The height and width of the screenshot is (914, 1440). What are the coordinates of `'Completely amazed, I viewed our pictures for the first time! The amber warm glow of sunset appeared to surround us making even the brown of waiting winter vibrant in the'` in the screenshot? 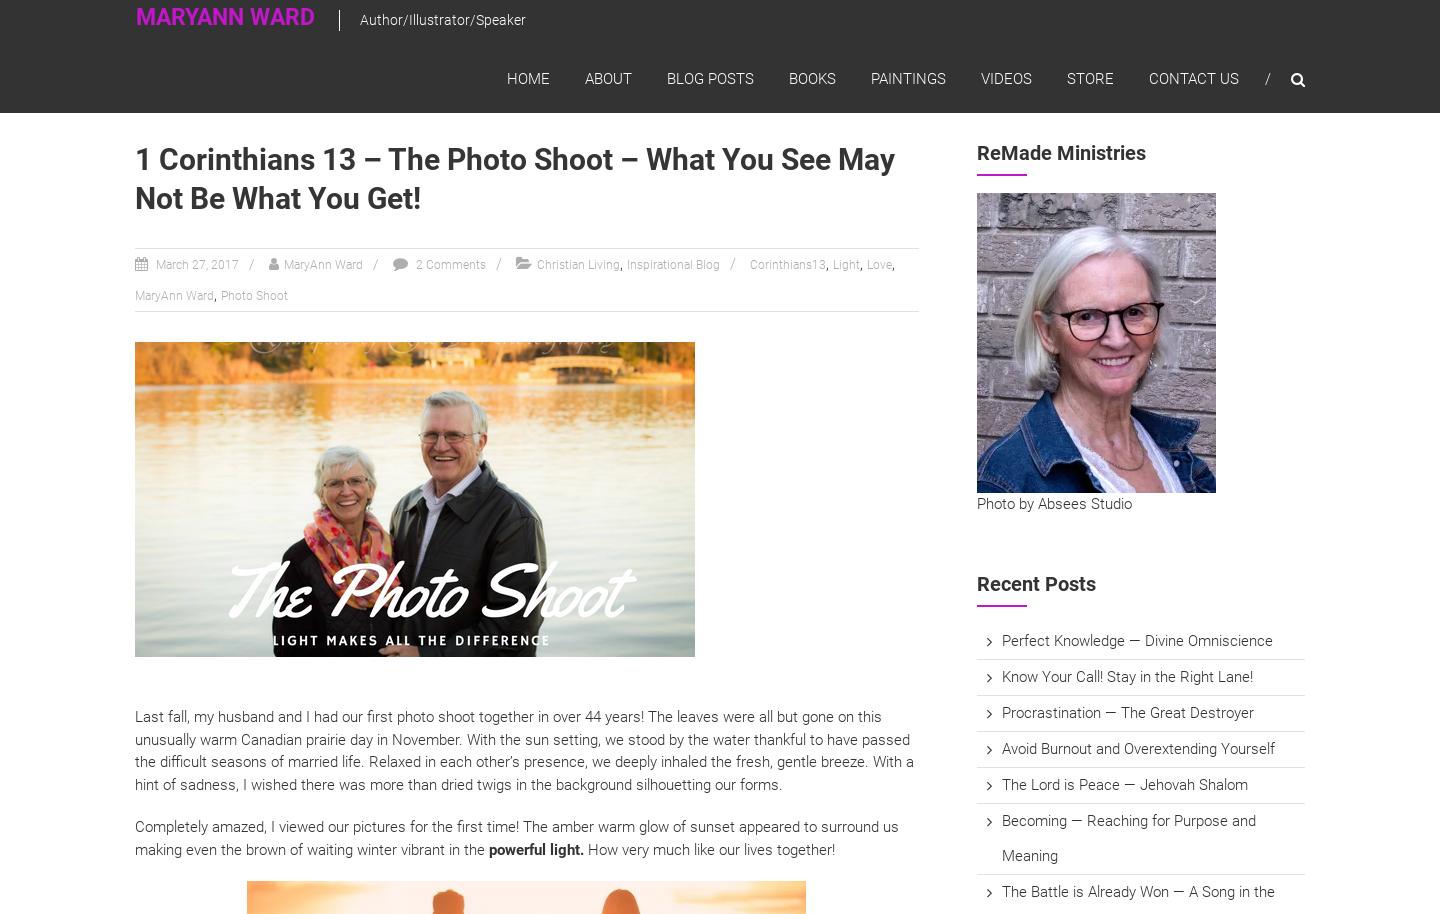 It's located at (515, 837).